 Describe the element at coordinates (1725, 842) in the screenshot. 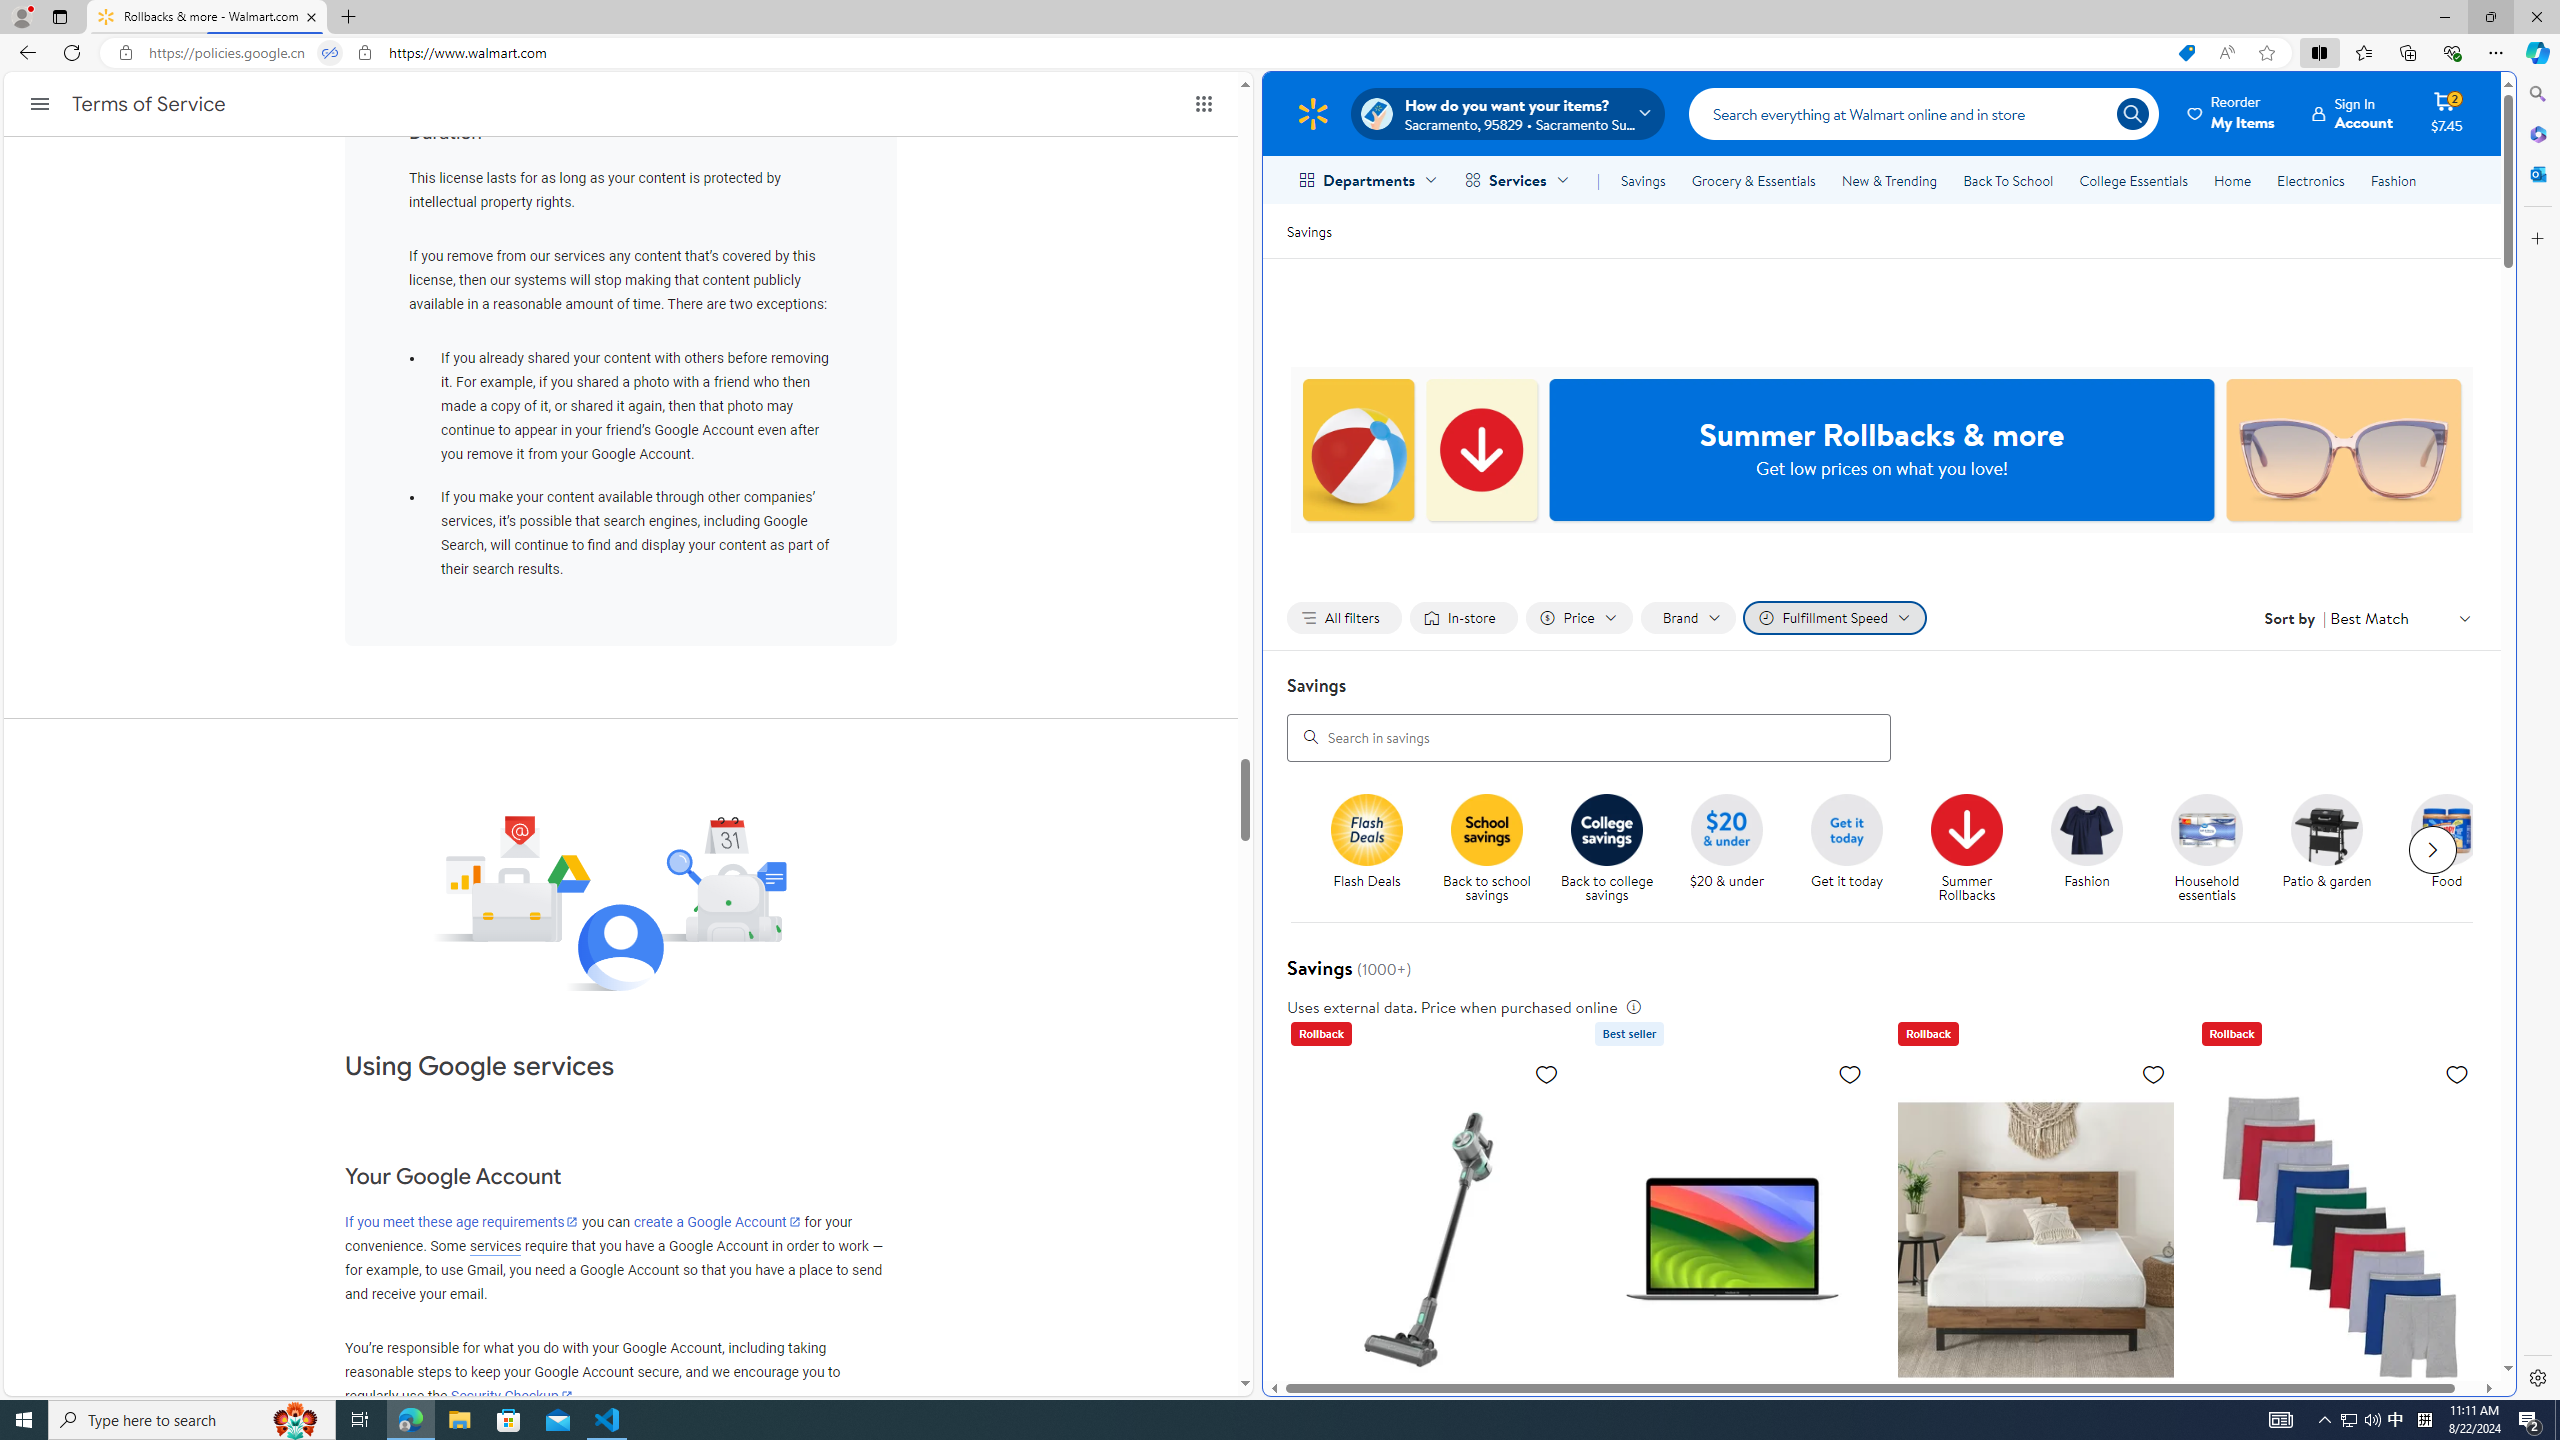

I see `'$20 and under $20 & under'` at that location.